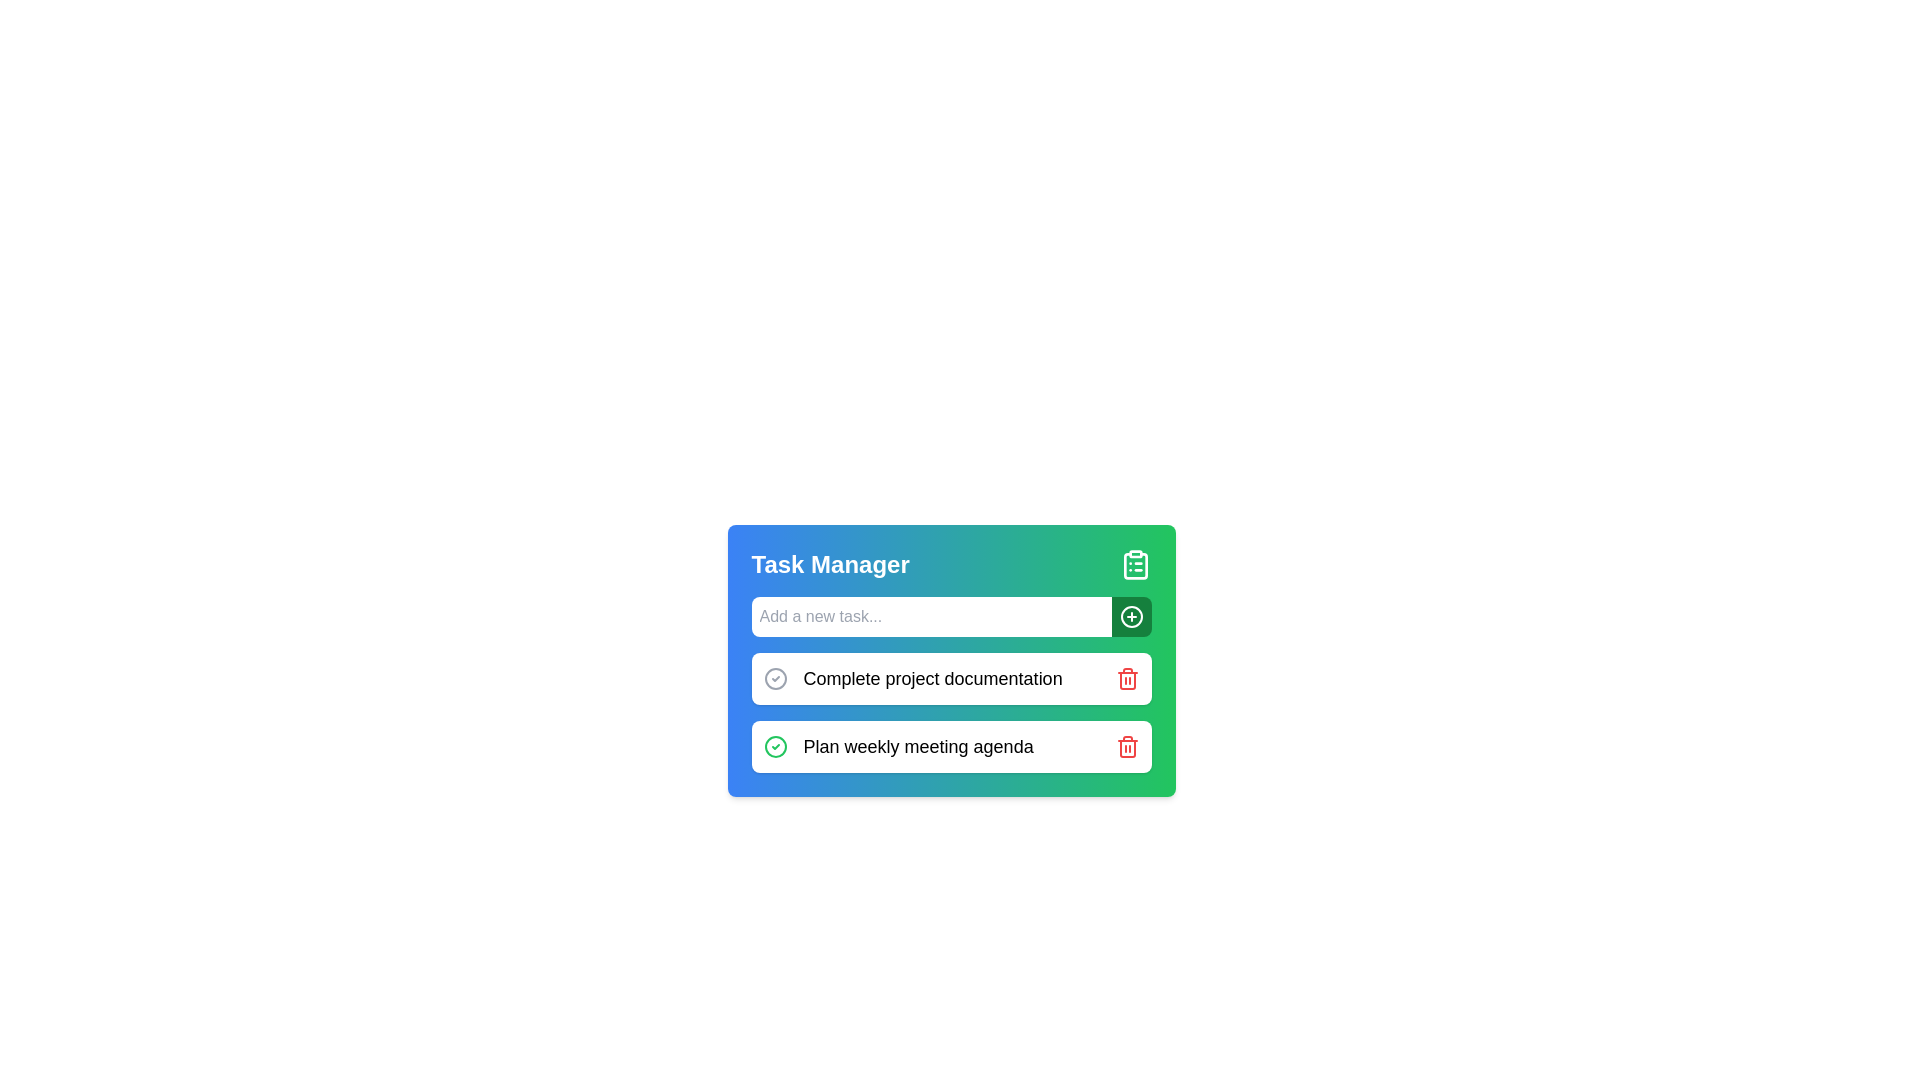 The width and height of the screenshot is (1920, 1080). What do you see at coordinates (774, 747) in the screenshot?
I see `the SVG circle element with a green border, which is part of the checkmark icon next to the task titled 'Complete project documentation'` at bounding box center [774, 747].